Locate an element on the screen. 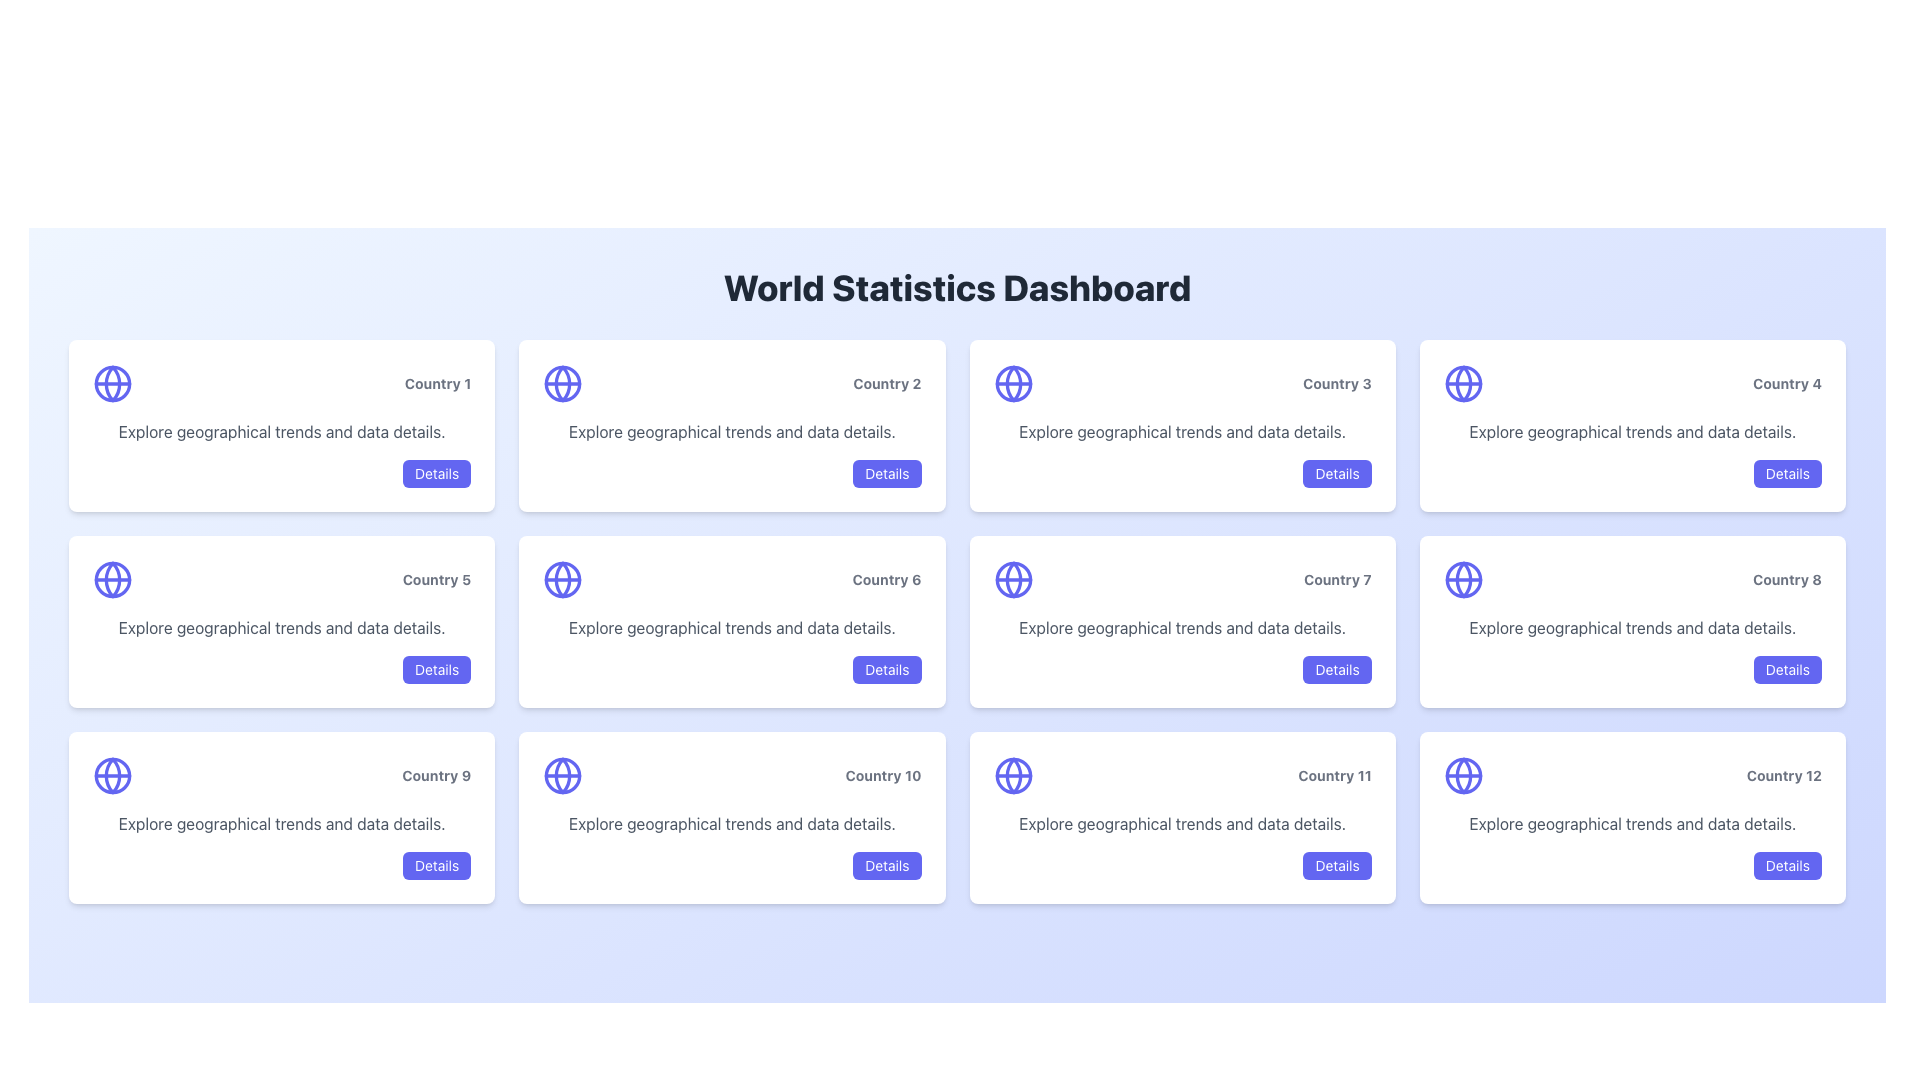  the clickable card located in the bottom right corner of the grid layout on the dashboard that provides insights related to 'Country 12' is located at coordinates (1632, 817).